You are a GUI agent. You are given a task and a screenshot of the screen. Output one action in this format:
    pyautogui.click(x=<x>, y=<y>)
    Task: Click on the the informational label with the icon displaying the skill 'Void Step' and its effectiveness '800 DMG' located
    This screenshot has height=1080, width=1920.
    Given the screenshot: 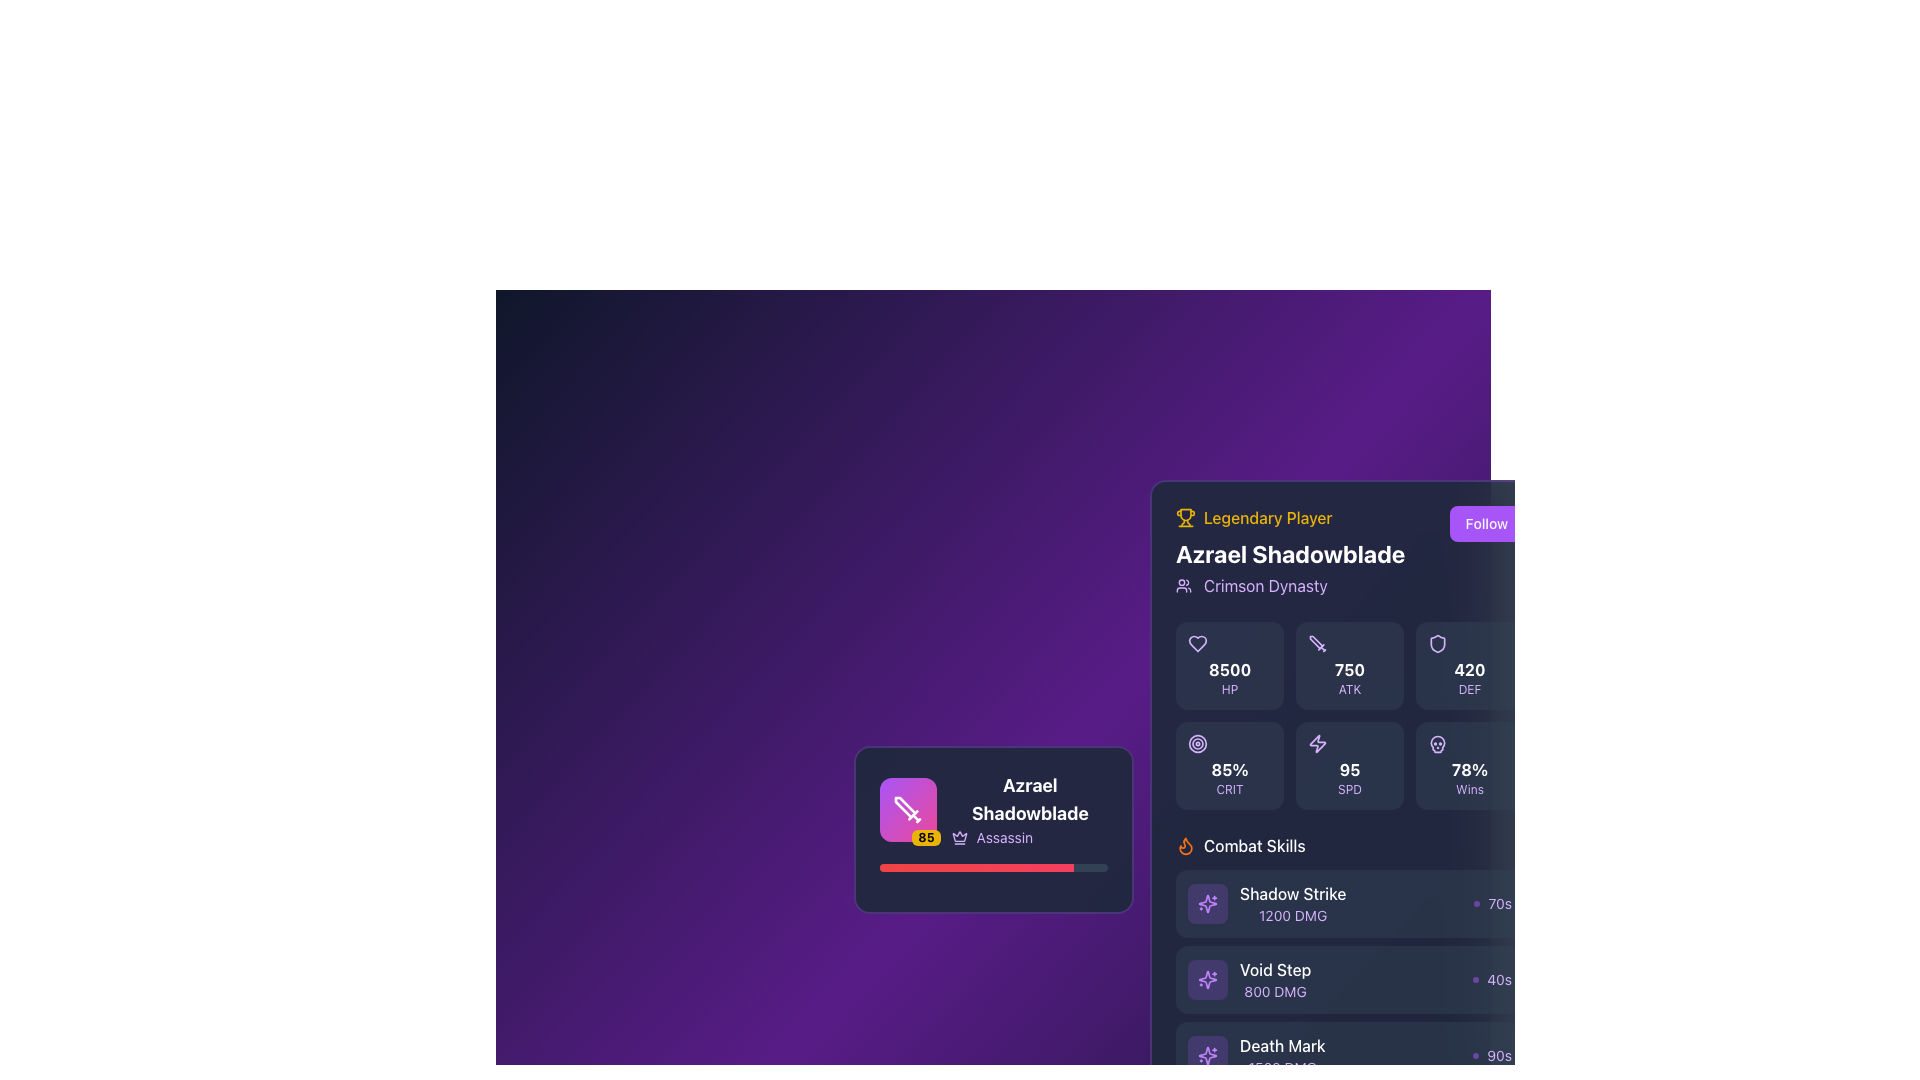 What is the action you would take?
    pyautogui.click(x=1248, y=978)
    